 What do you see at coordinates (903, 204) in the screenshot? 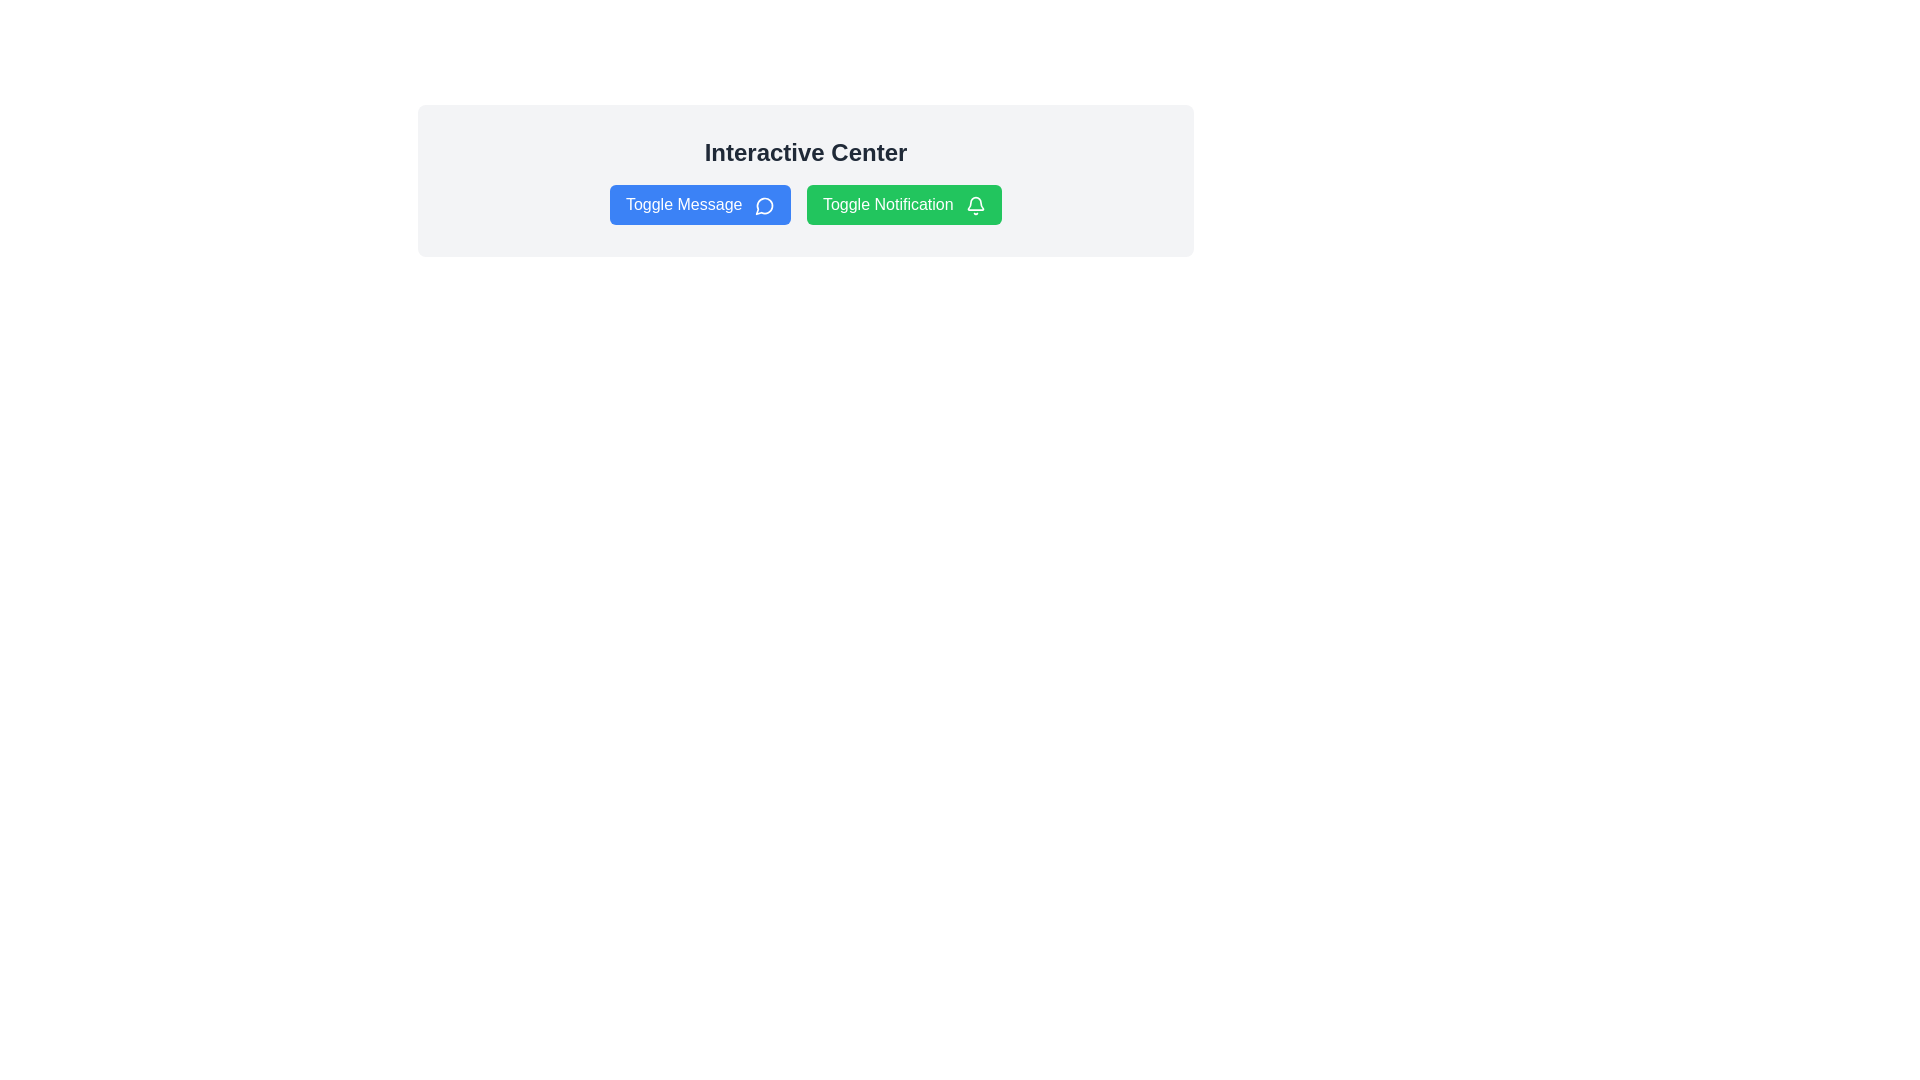
I see `the 'Toggle Notification' button, which is a rectangular button with rounded corners, a green background, and white text, to trigger the hover effect that darkens the background color` at bounding box center [903, 204].